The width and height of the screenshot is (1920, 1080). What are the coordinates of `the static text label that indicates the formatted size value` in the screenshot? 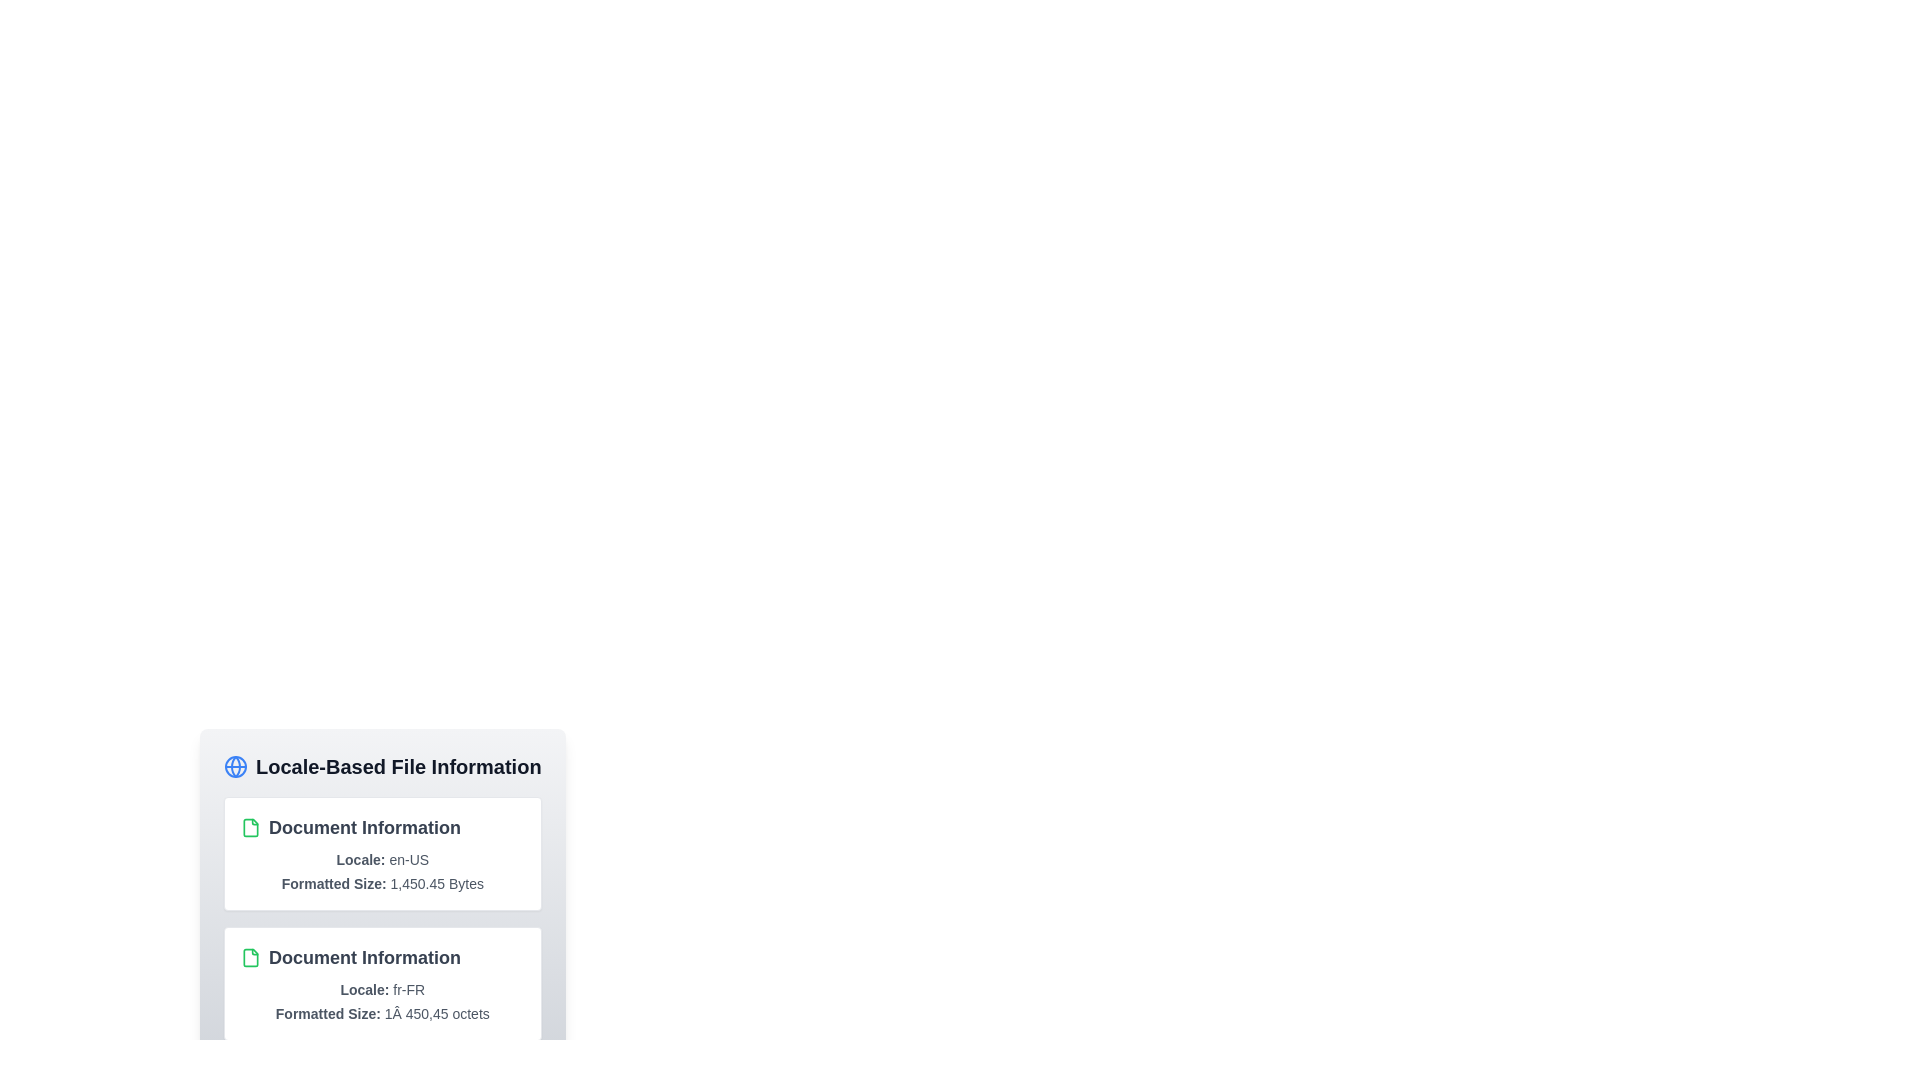 It's located at (334, 882).